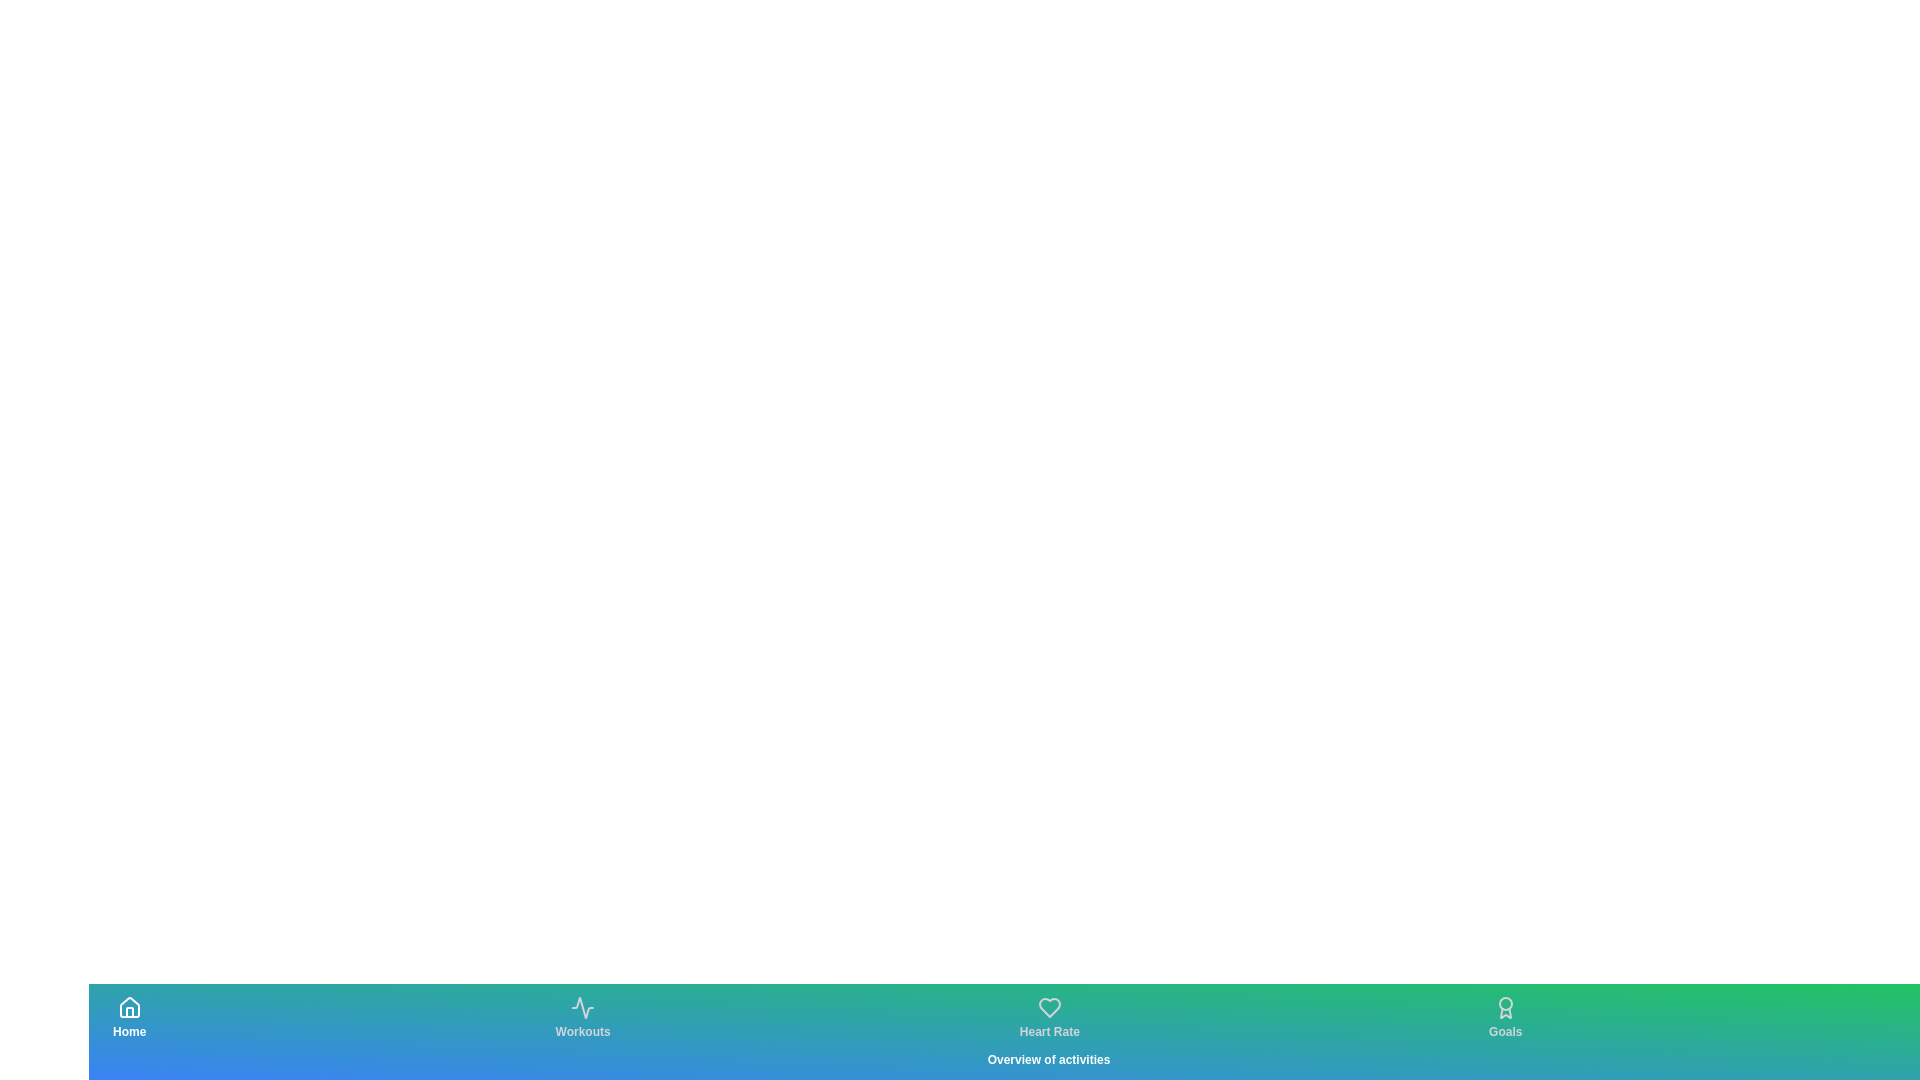  I want to click on the Goals tab to switch to its section, so click(1505, 1018).